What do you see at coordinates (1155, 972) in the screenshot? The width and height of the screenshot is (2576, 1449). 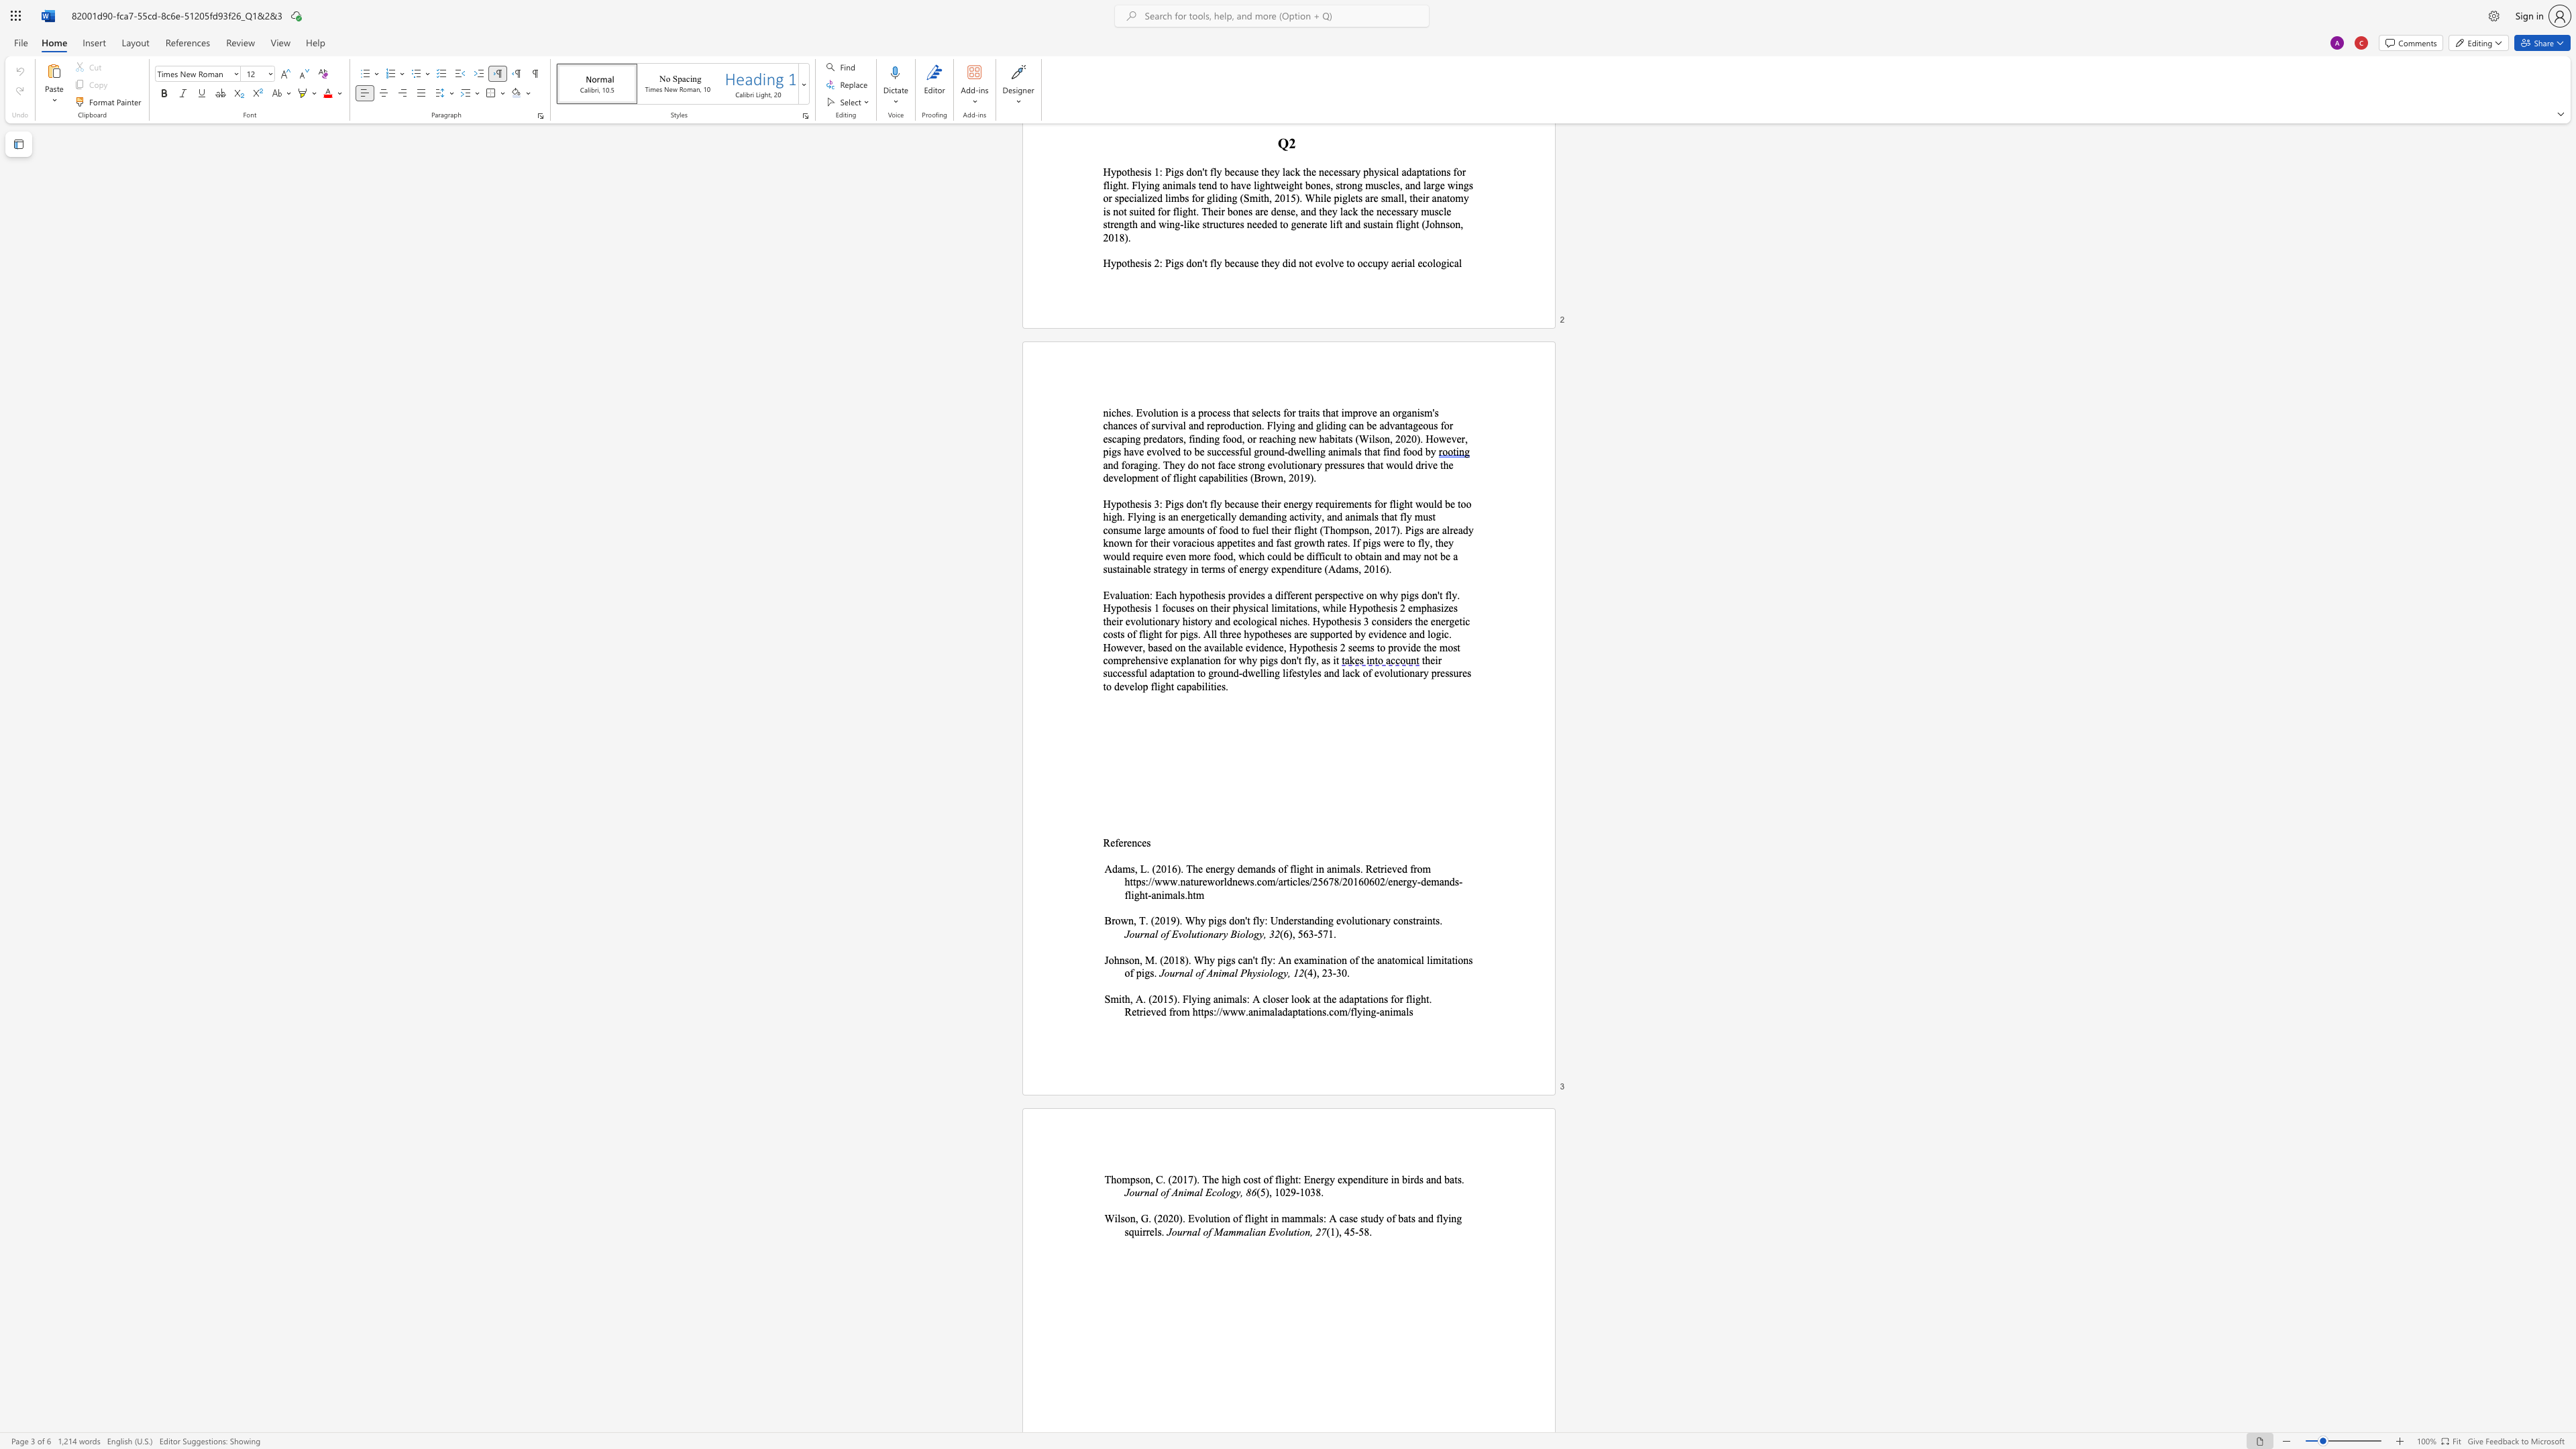 I see `the 1th character "." in the text` at bounding box center [1155, 972].